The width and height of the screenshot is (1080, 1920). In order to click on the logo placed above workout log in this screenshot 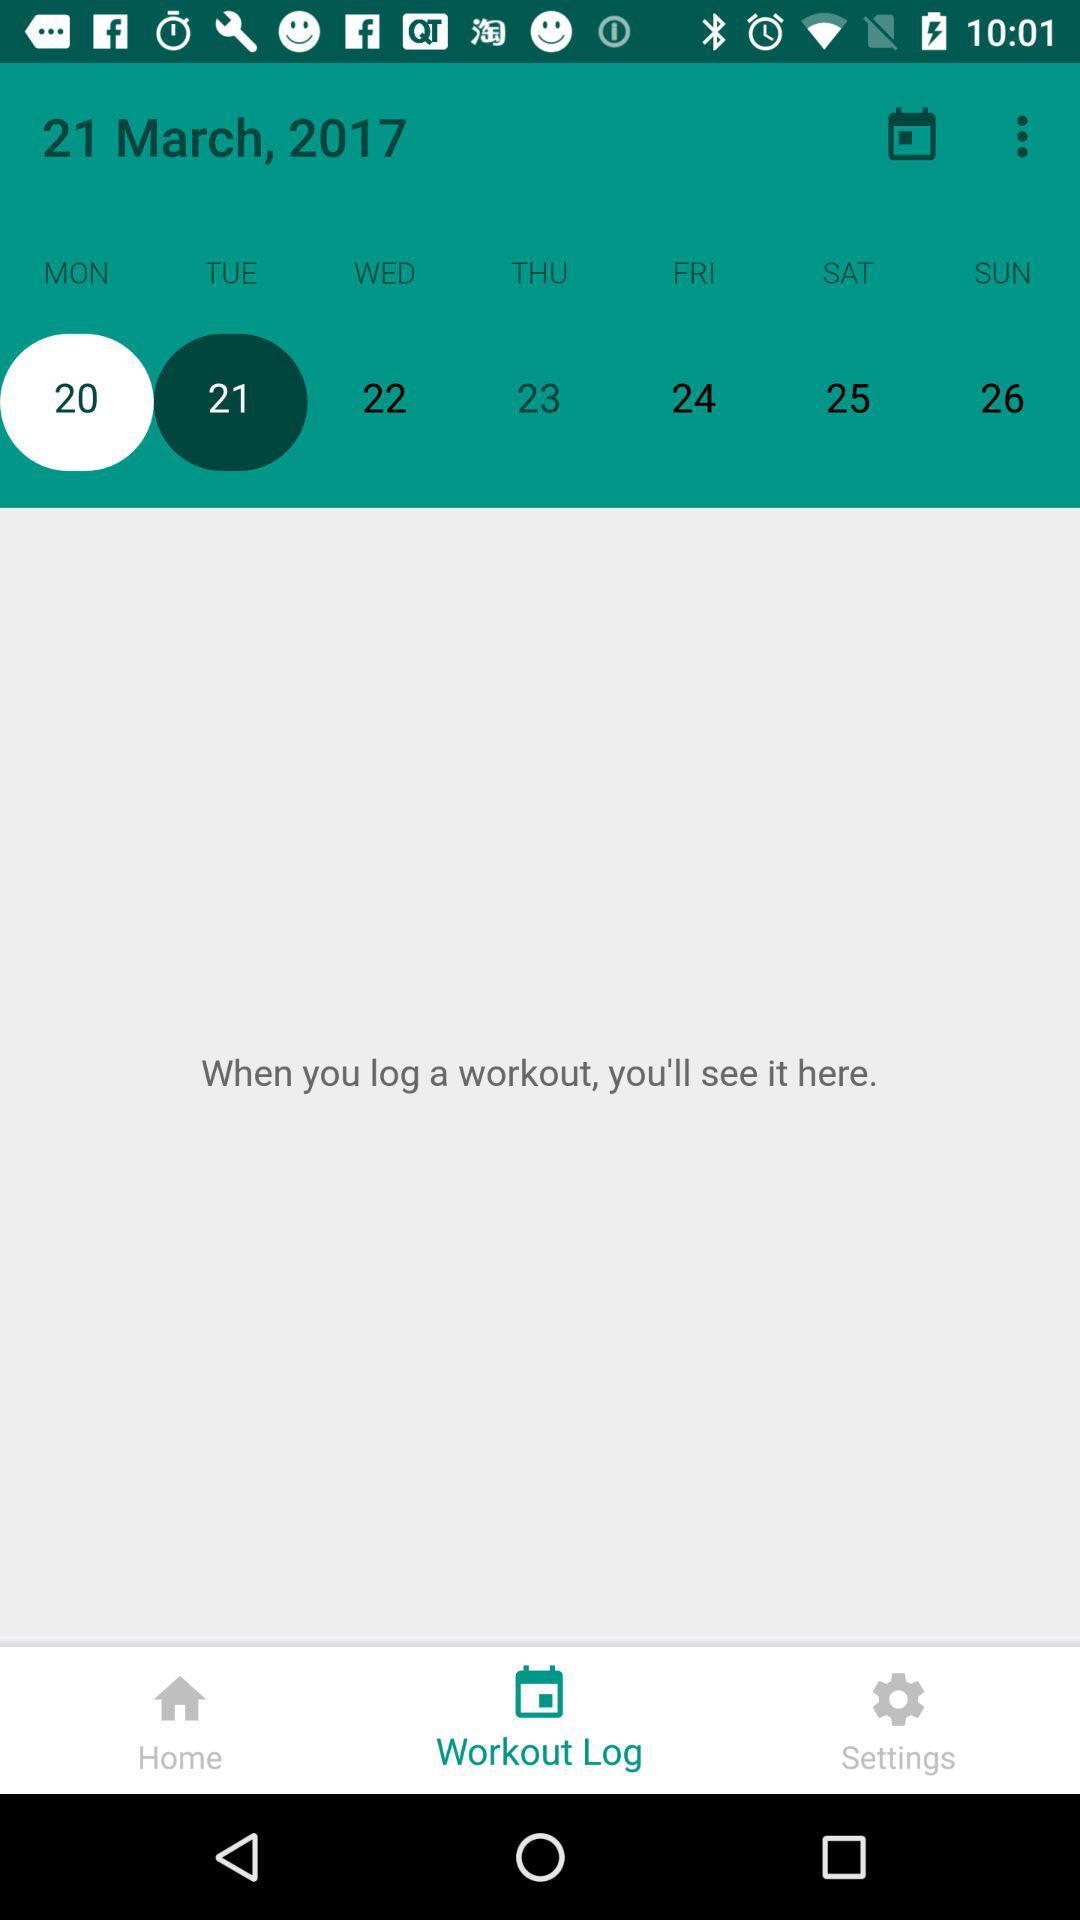, I will do `click(538, 1685)`.